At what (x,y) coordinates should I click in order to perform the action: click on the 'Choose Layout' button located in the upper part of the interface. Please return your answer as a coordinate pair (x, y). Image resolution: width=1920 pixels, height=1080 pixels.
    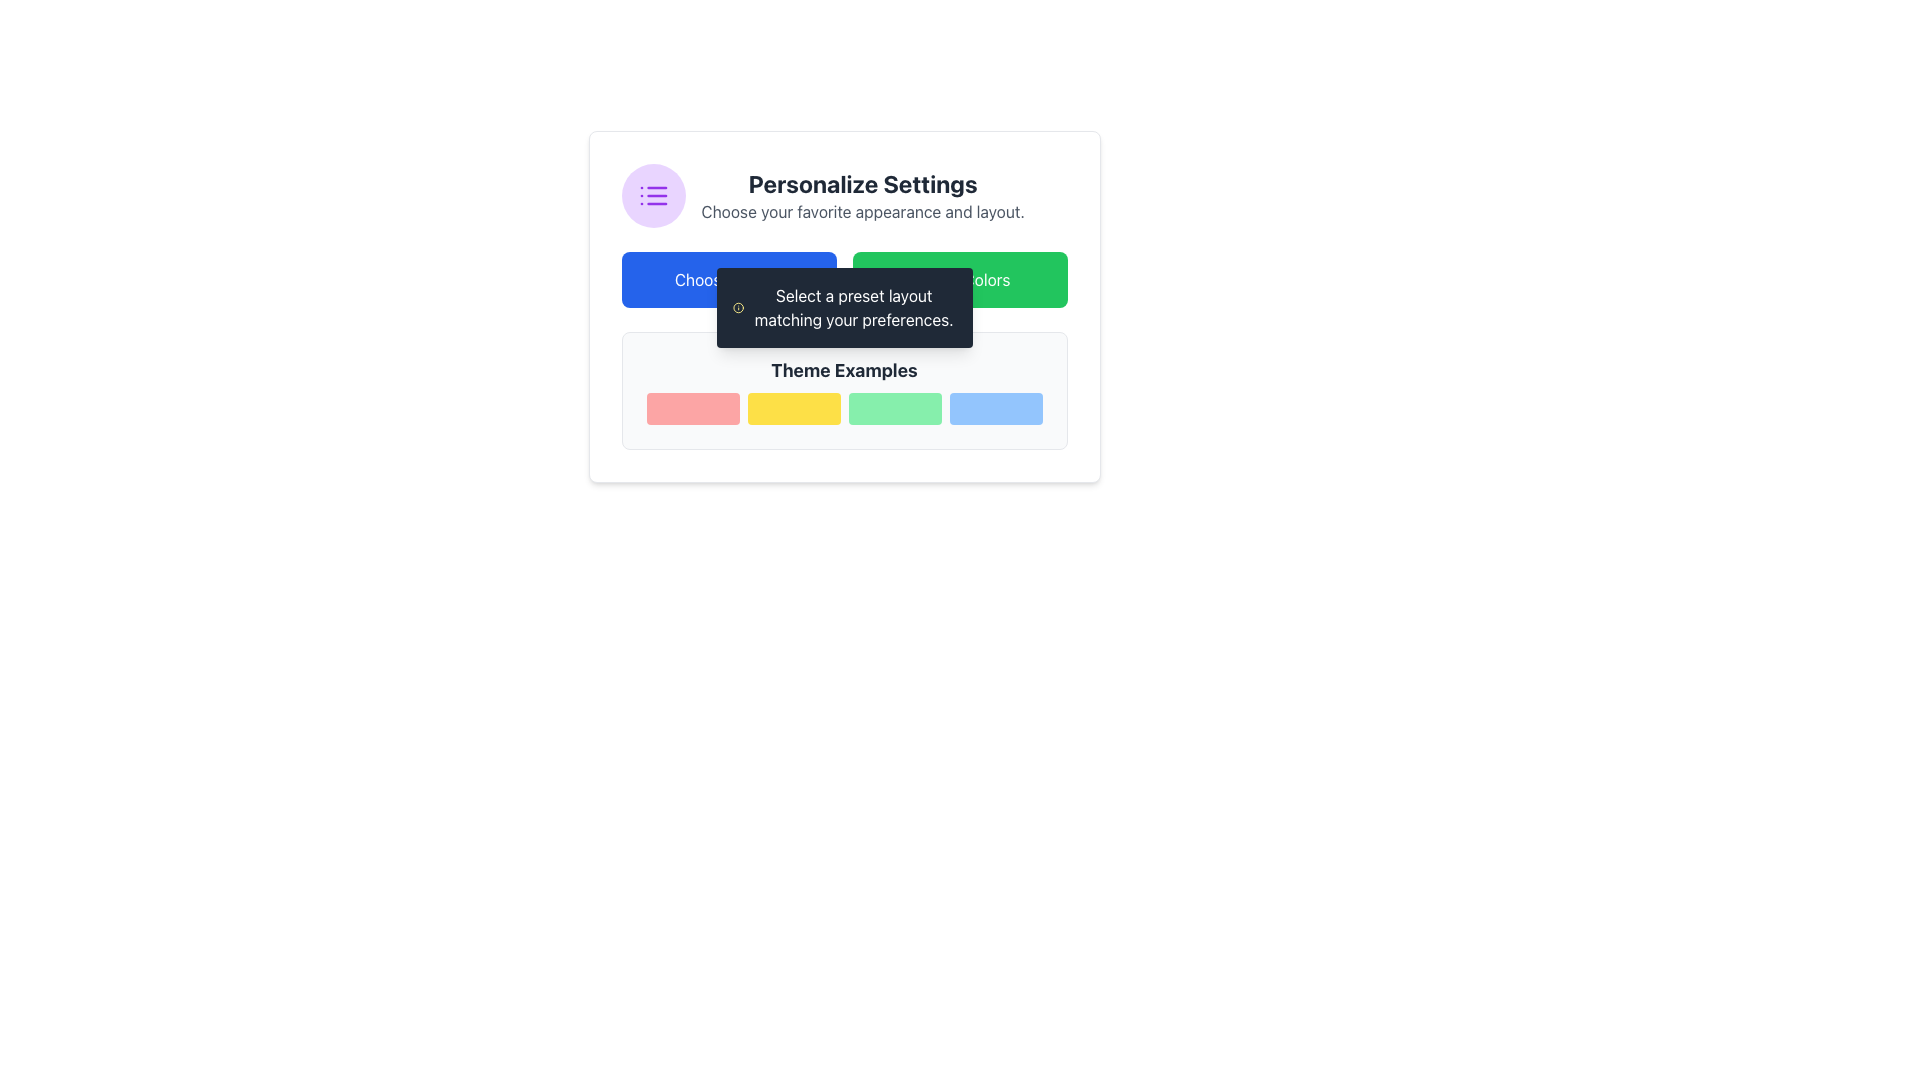
    Looking at the image, I should click on (728, 280).